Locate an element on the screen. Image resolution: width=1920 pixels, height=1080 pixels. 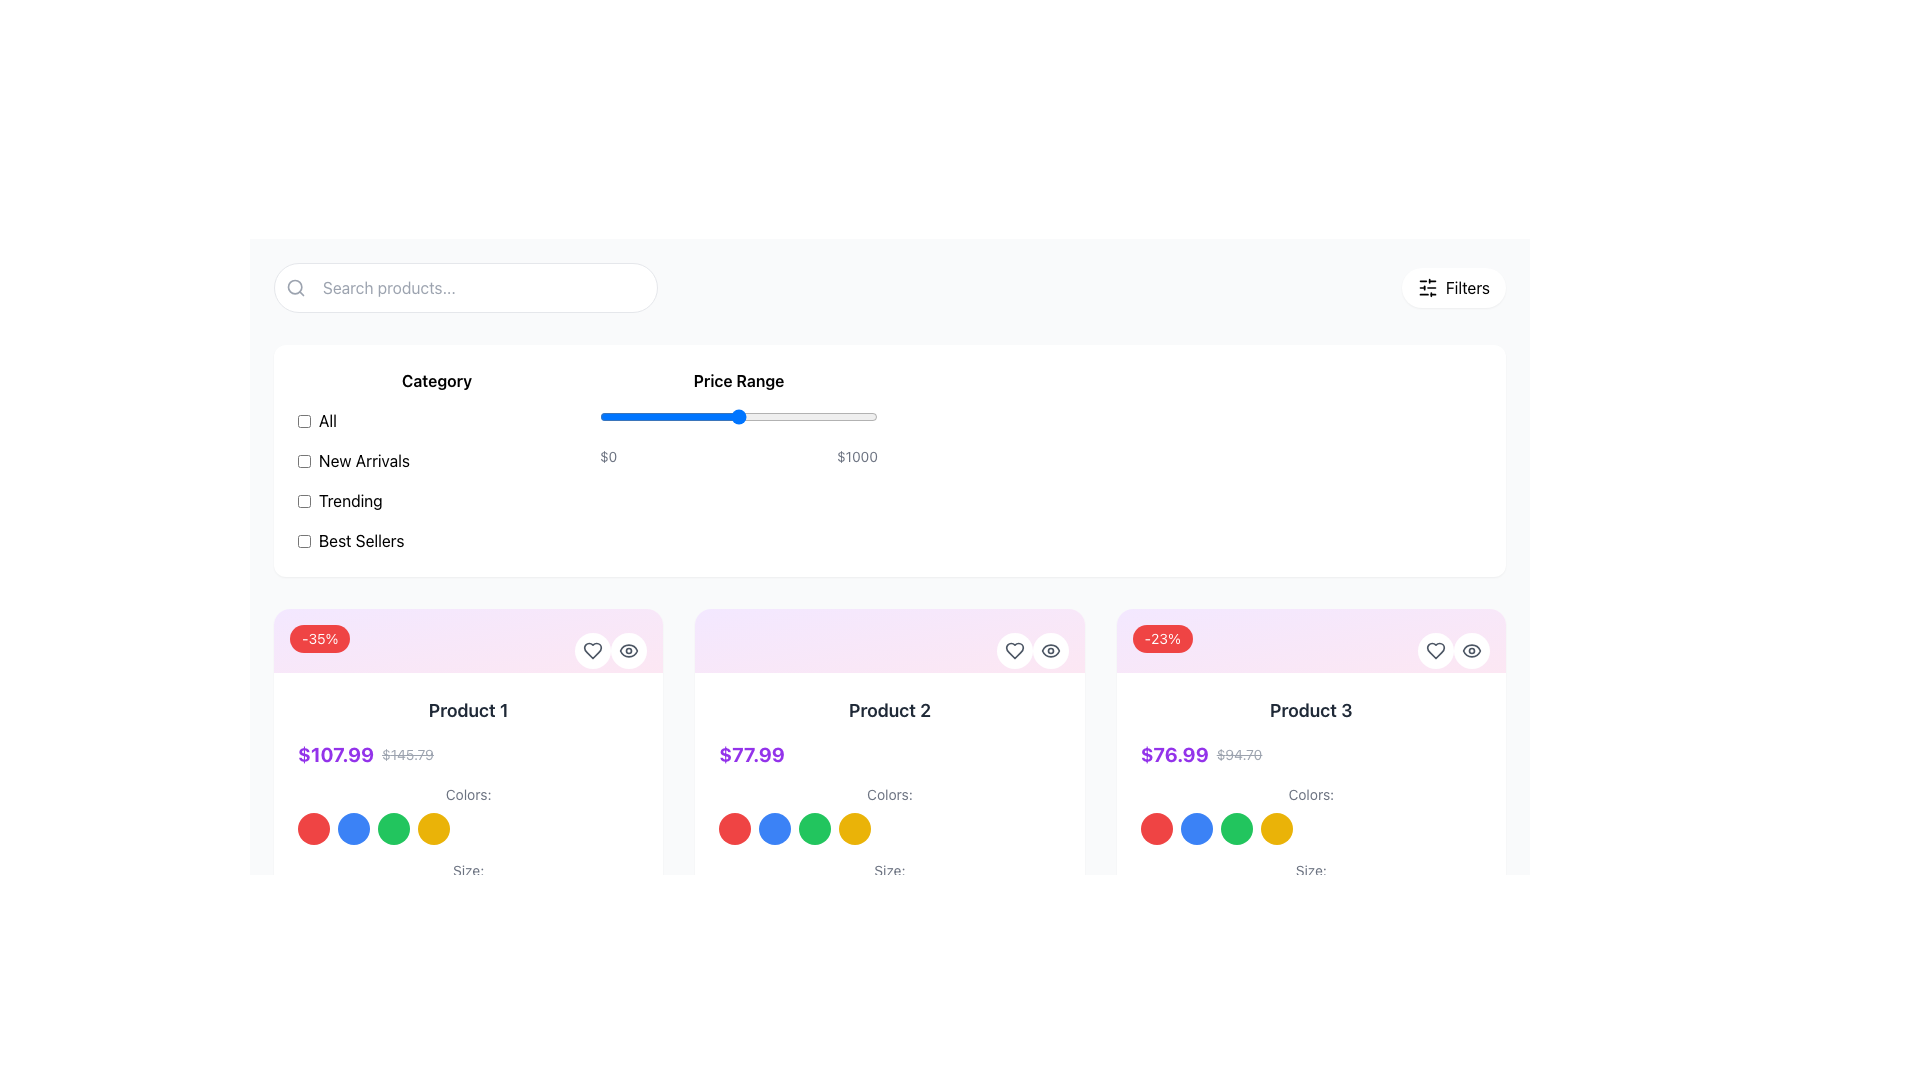
the circular button with a heart icon located in the top-right corner of the card for 'Product 2' is located at coordinates (1014, 651).